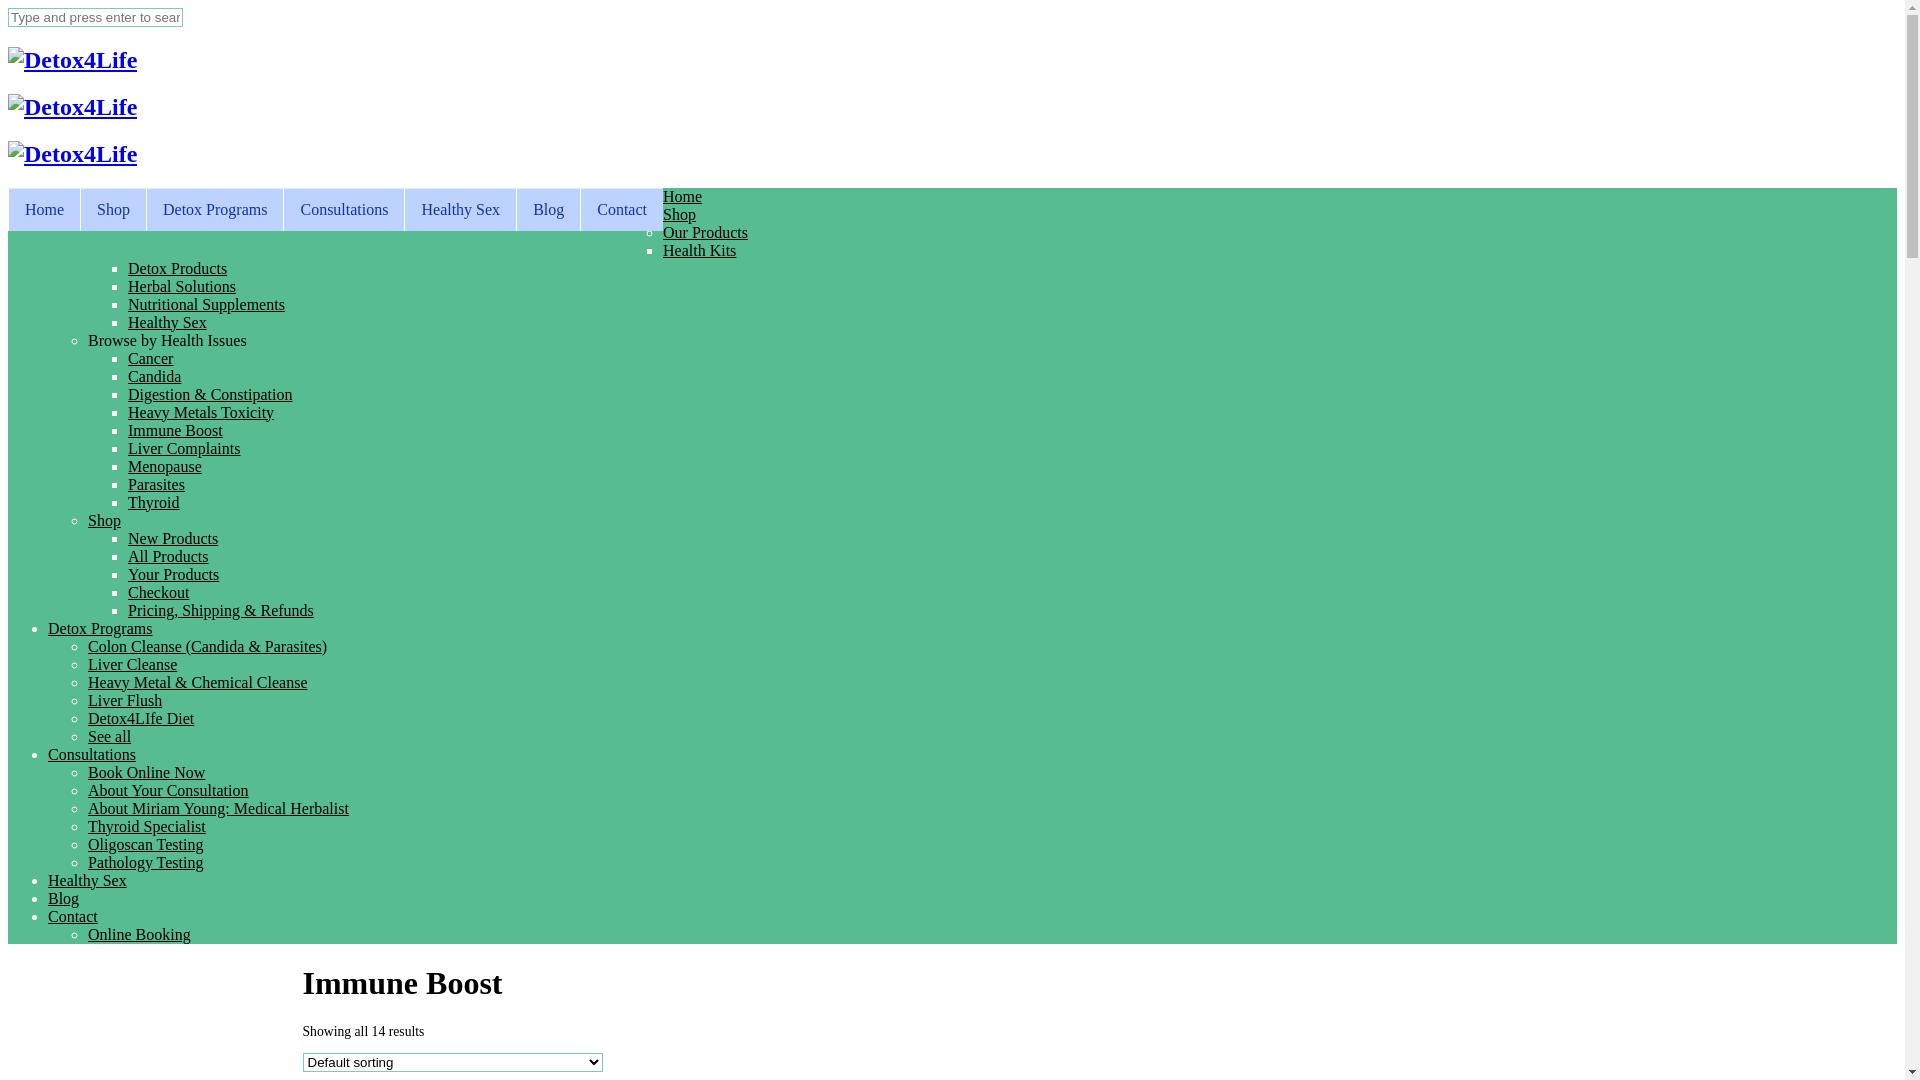 The width and height of the screenshot is (1920, 1080). What do you see at coordinates (103, 519) in the screenshot?
I see `'Shop'` at bounding box center [103, 519].